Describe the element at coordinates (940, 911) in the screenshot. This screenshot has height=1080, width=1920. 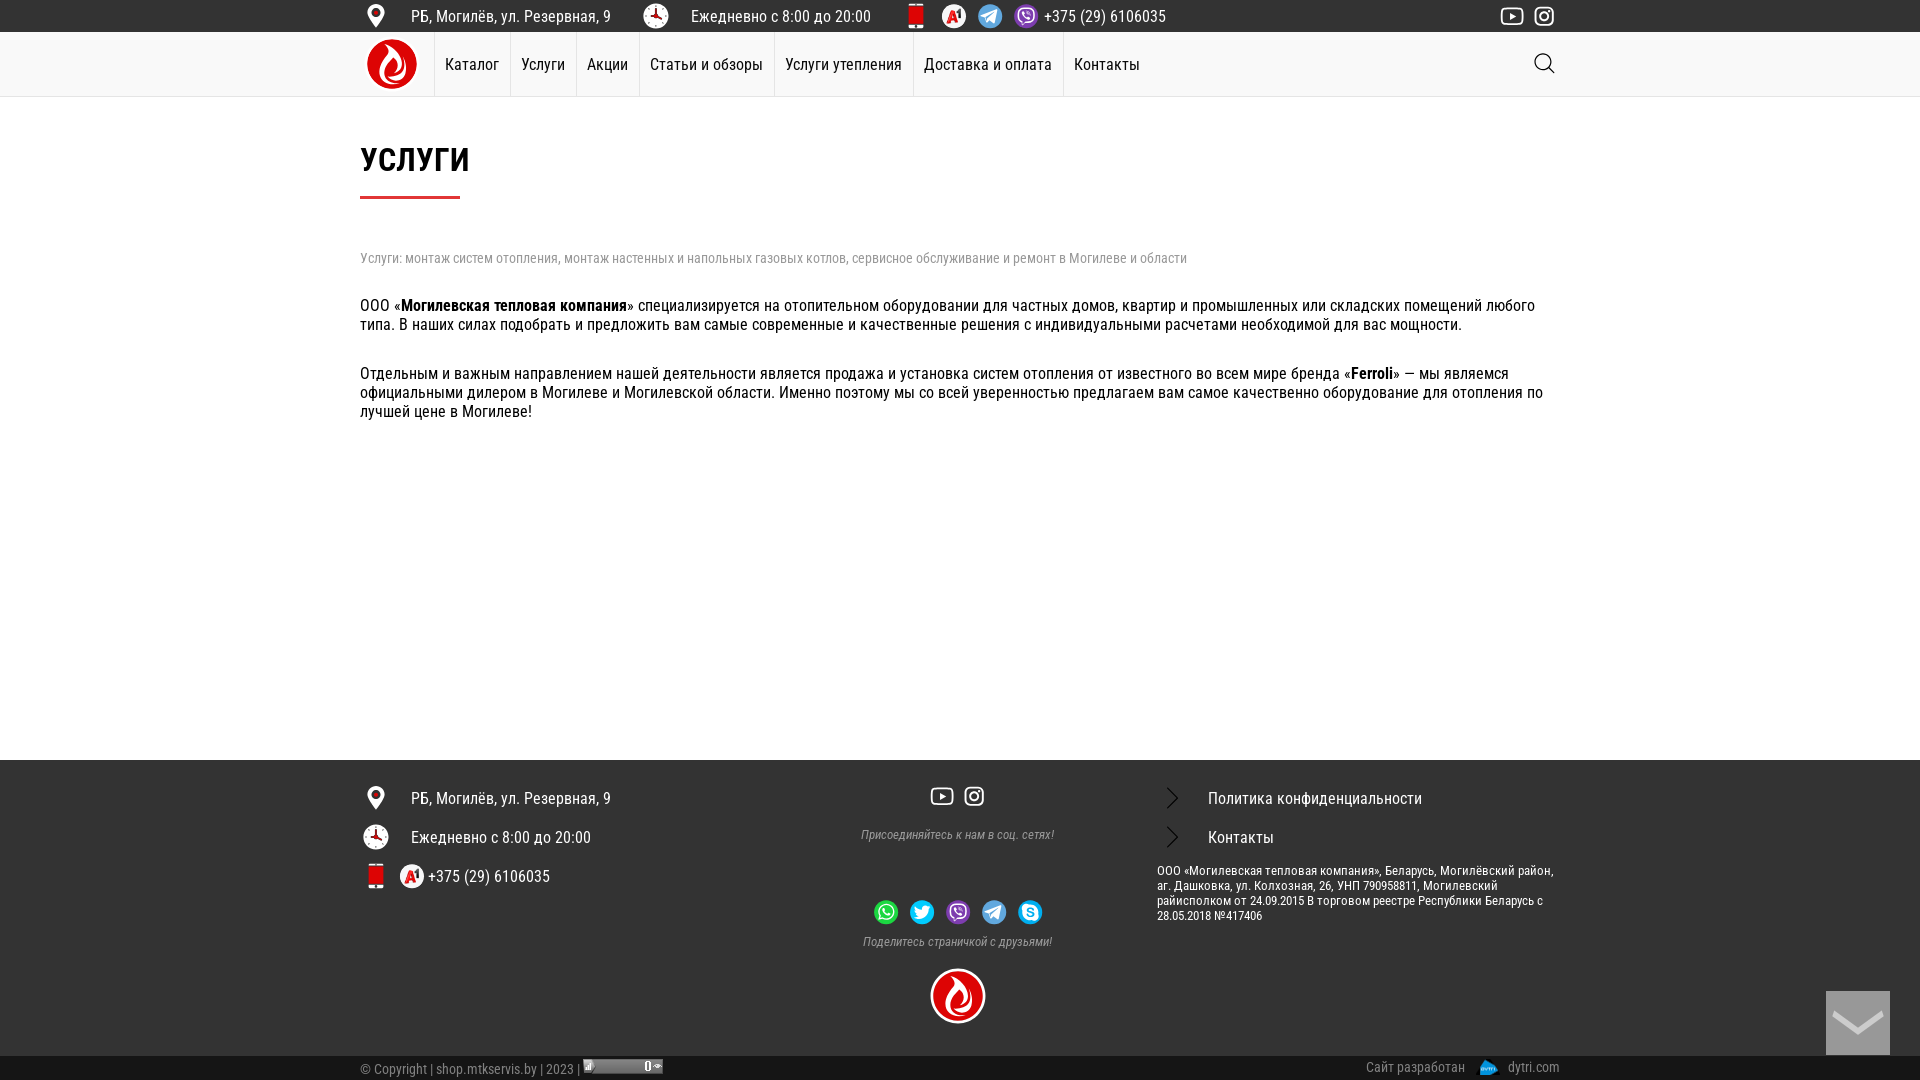
I see `'Viber'` at that location.